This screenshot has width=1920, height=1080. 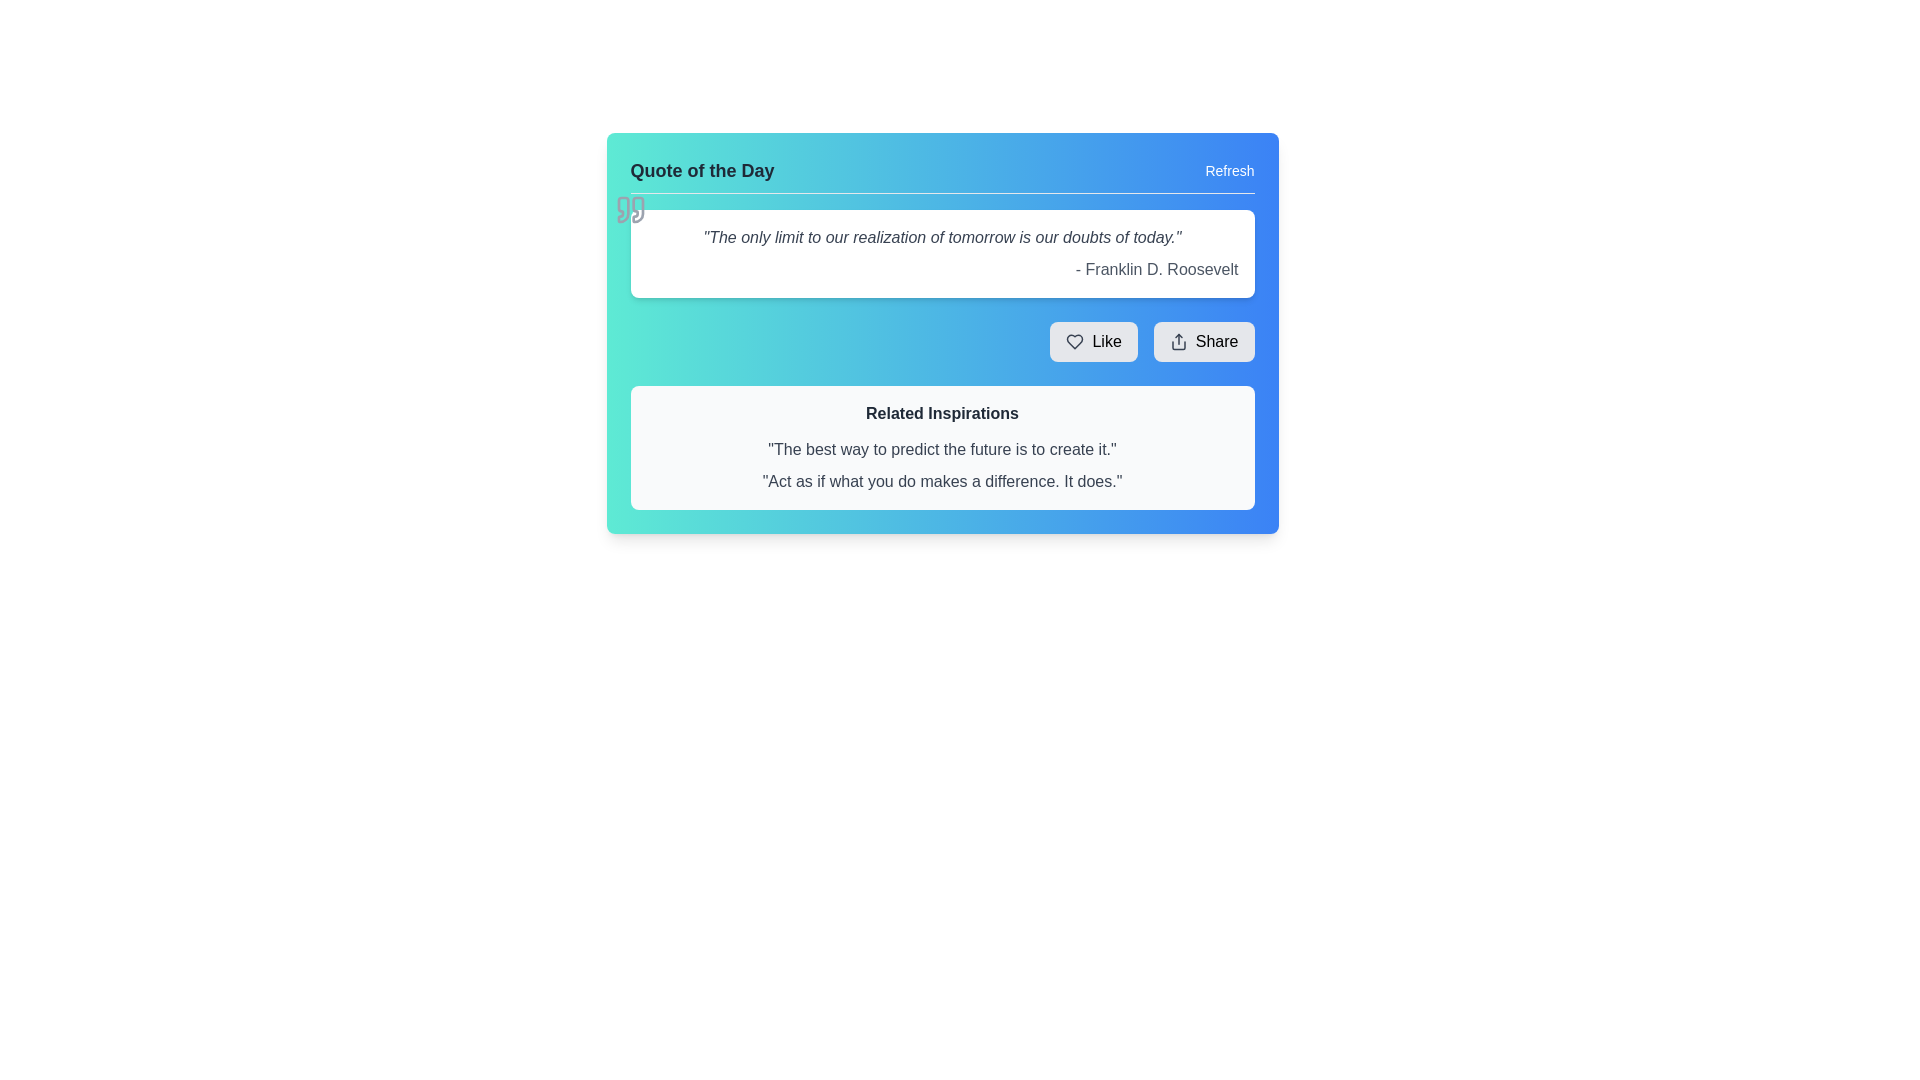 I want to click on the 'Like' button, which is a rectangular button with rounded corners, gray background, and a heart-shaped icon, located at the bottom right of the card, so click(x=1093, y=341).